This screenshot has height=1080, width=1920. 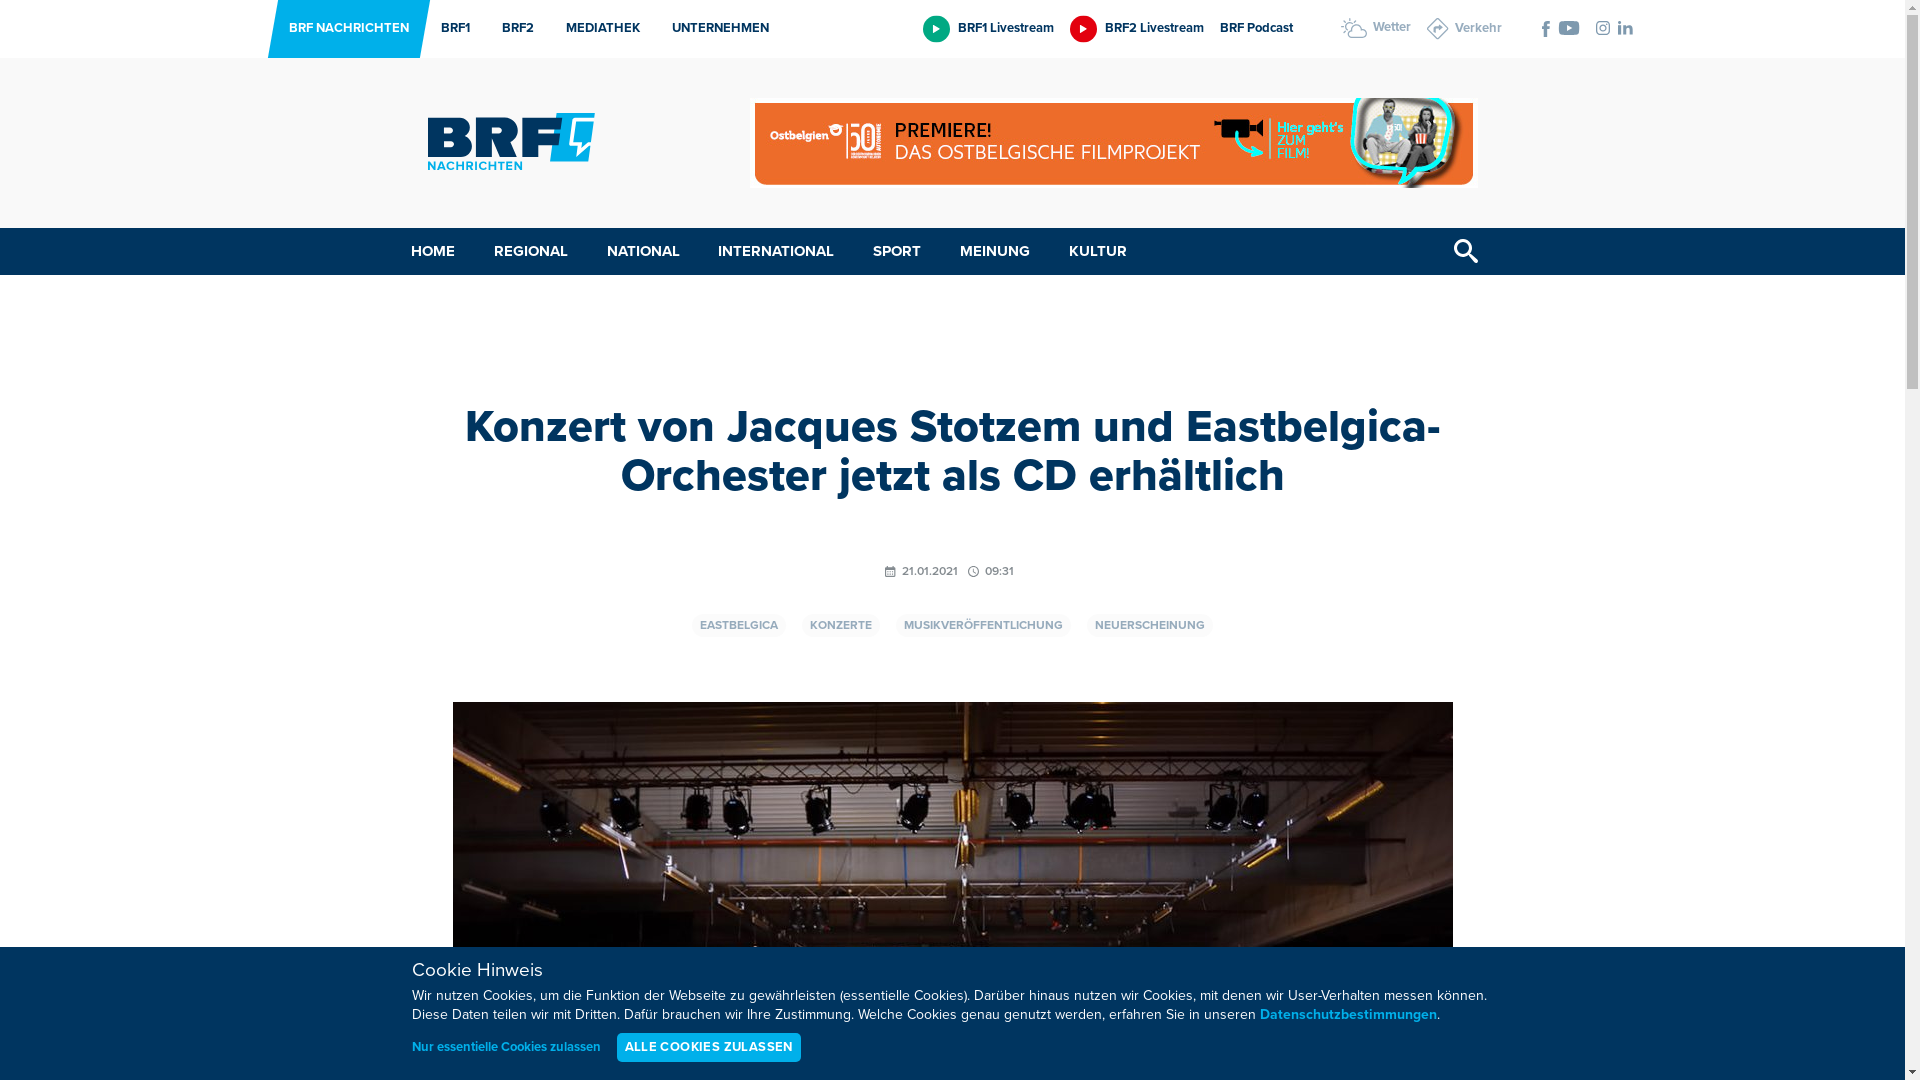 I want to click on 'Wetter', so click(x=1373, y=27).